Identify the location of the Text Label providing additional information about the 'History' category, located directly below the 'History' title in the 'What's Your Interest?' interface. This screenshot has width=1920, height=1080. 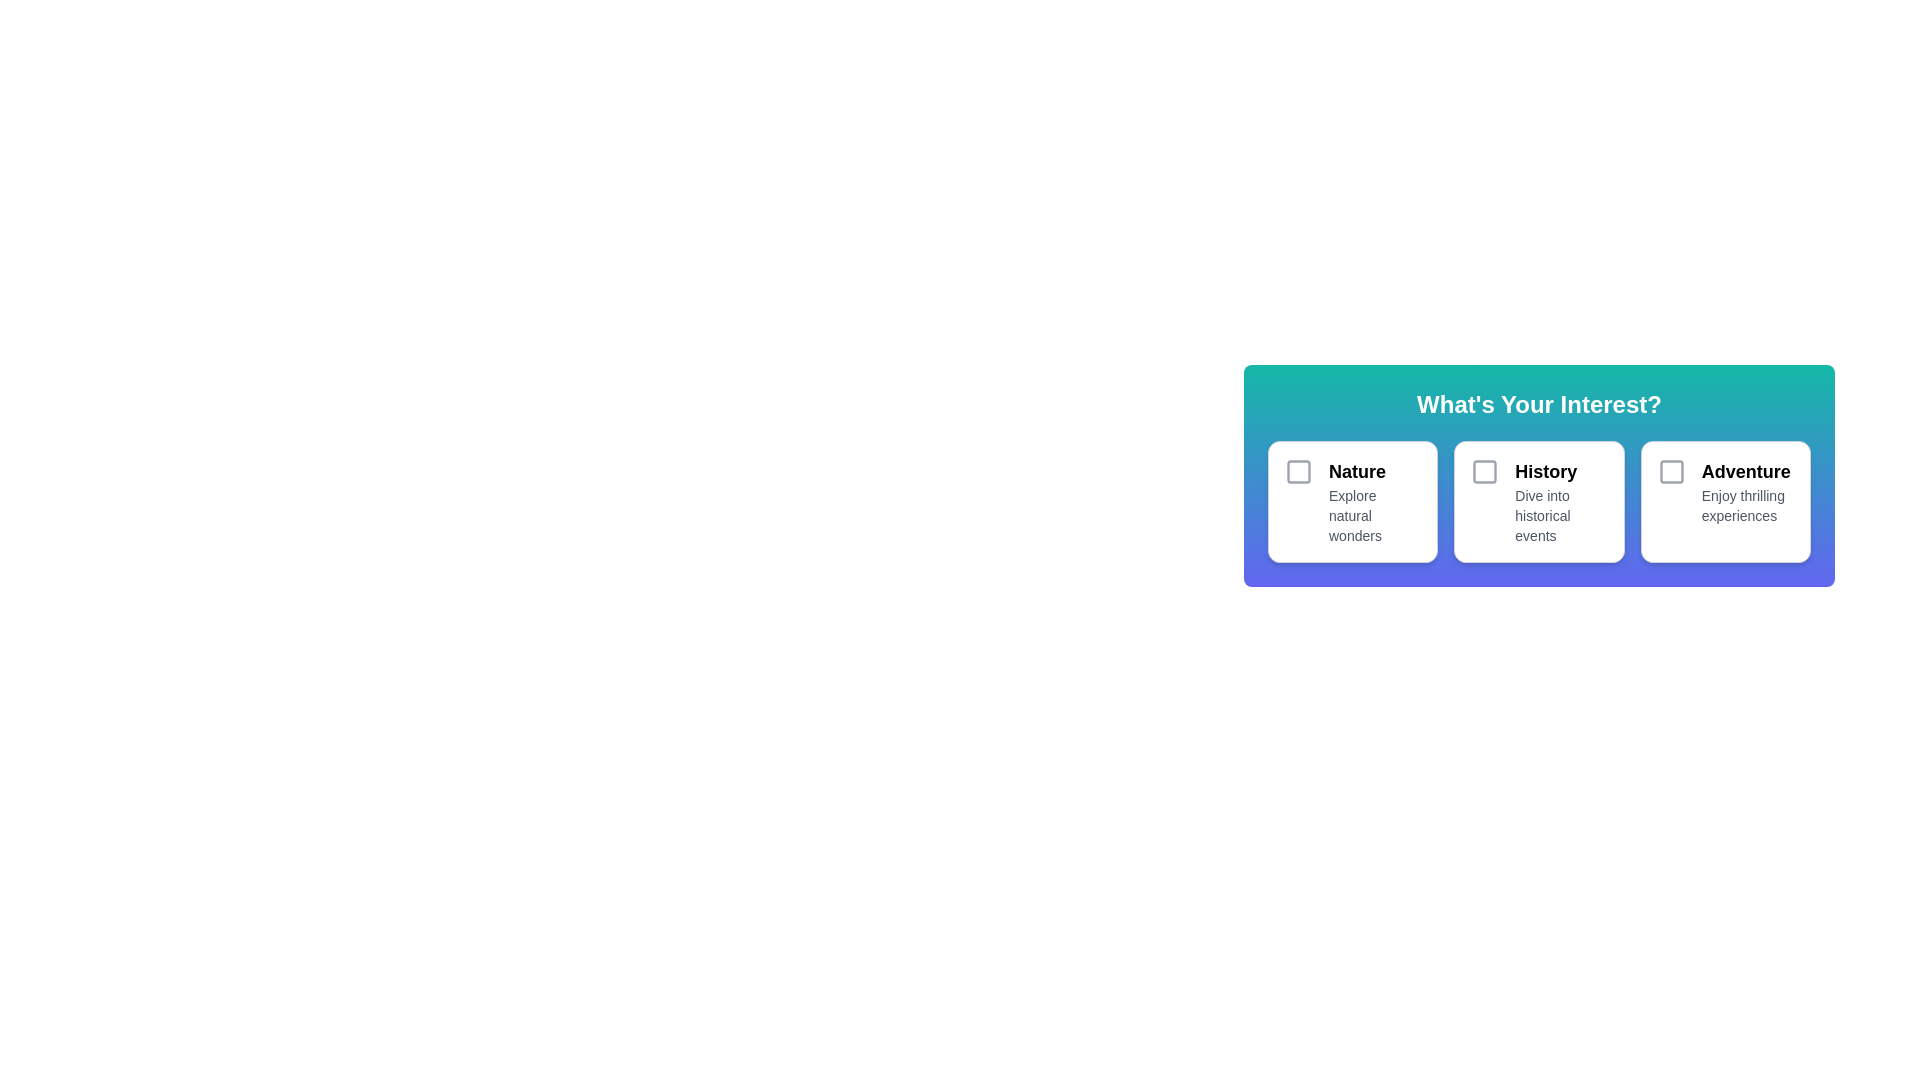
(1560, 515).